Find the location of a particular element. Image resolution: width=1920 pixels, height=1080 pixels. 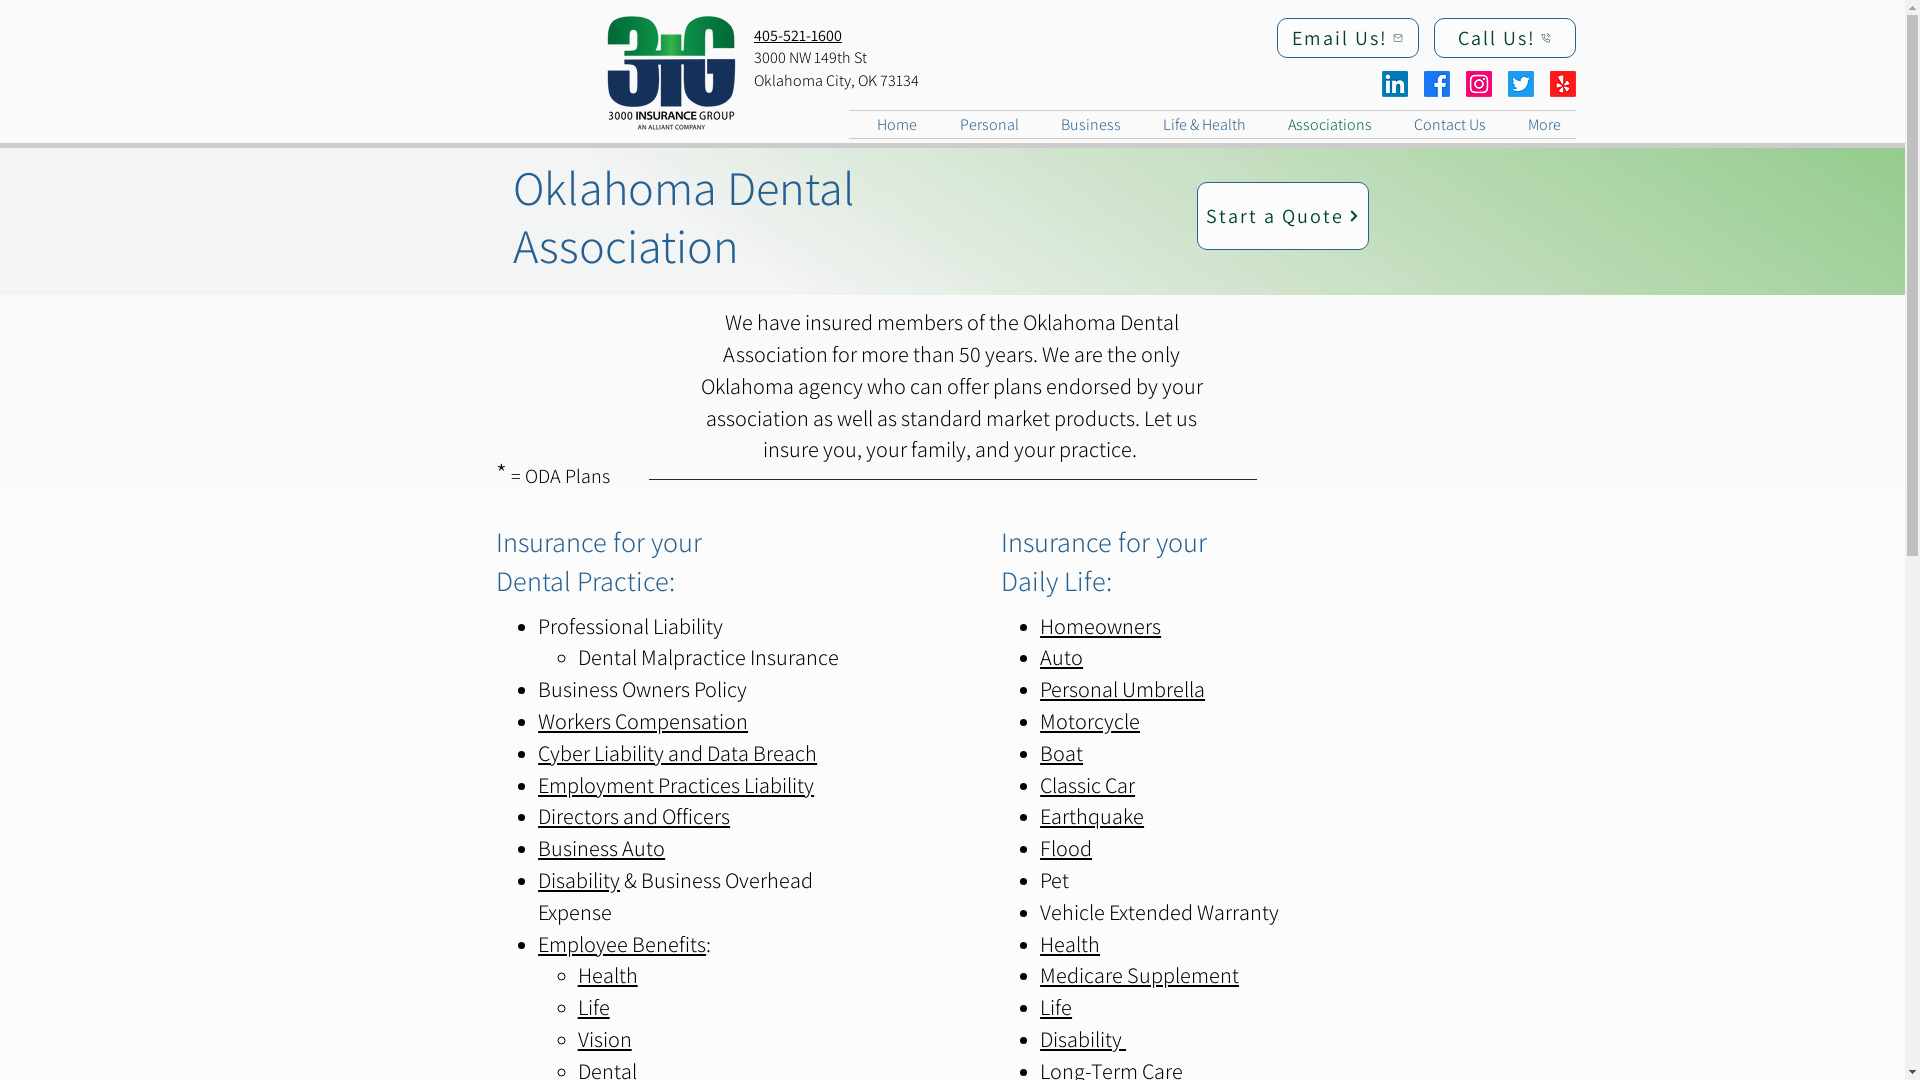

'Business Auto' is located at coordinates (600, 848).